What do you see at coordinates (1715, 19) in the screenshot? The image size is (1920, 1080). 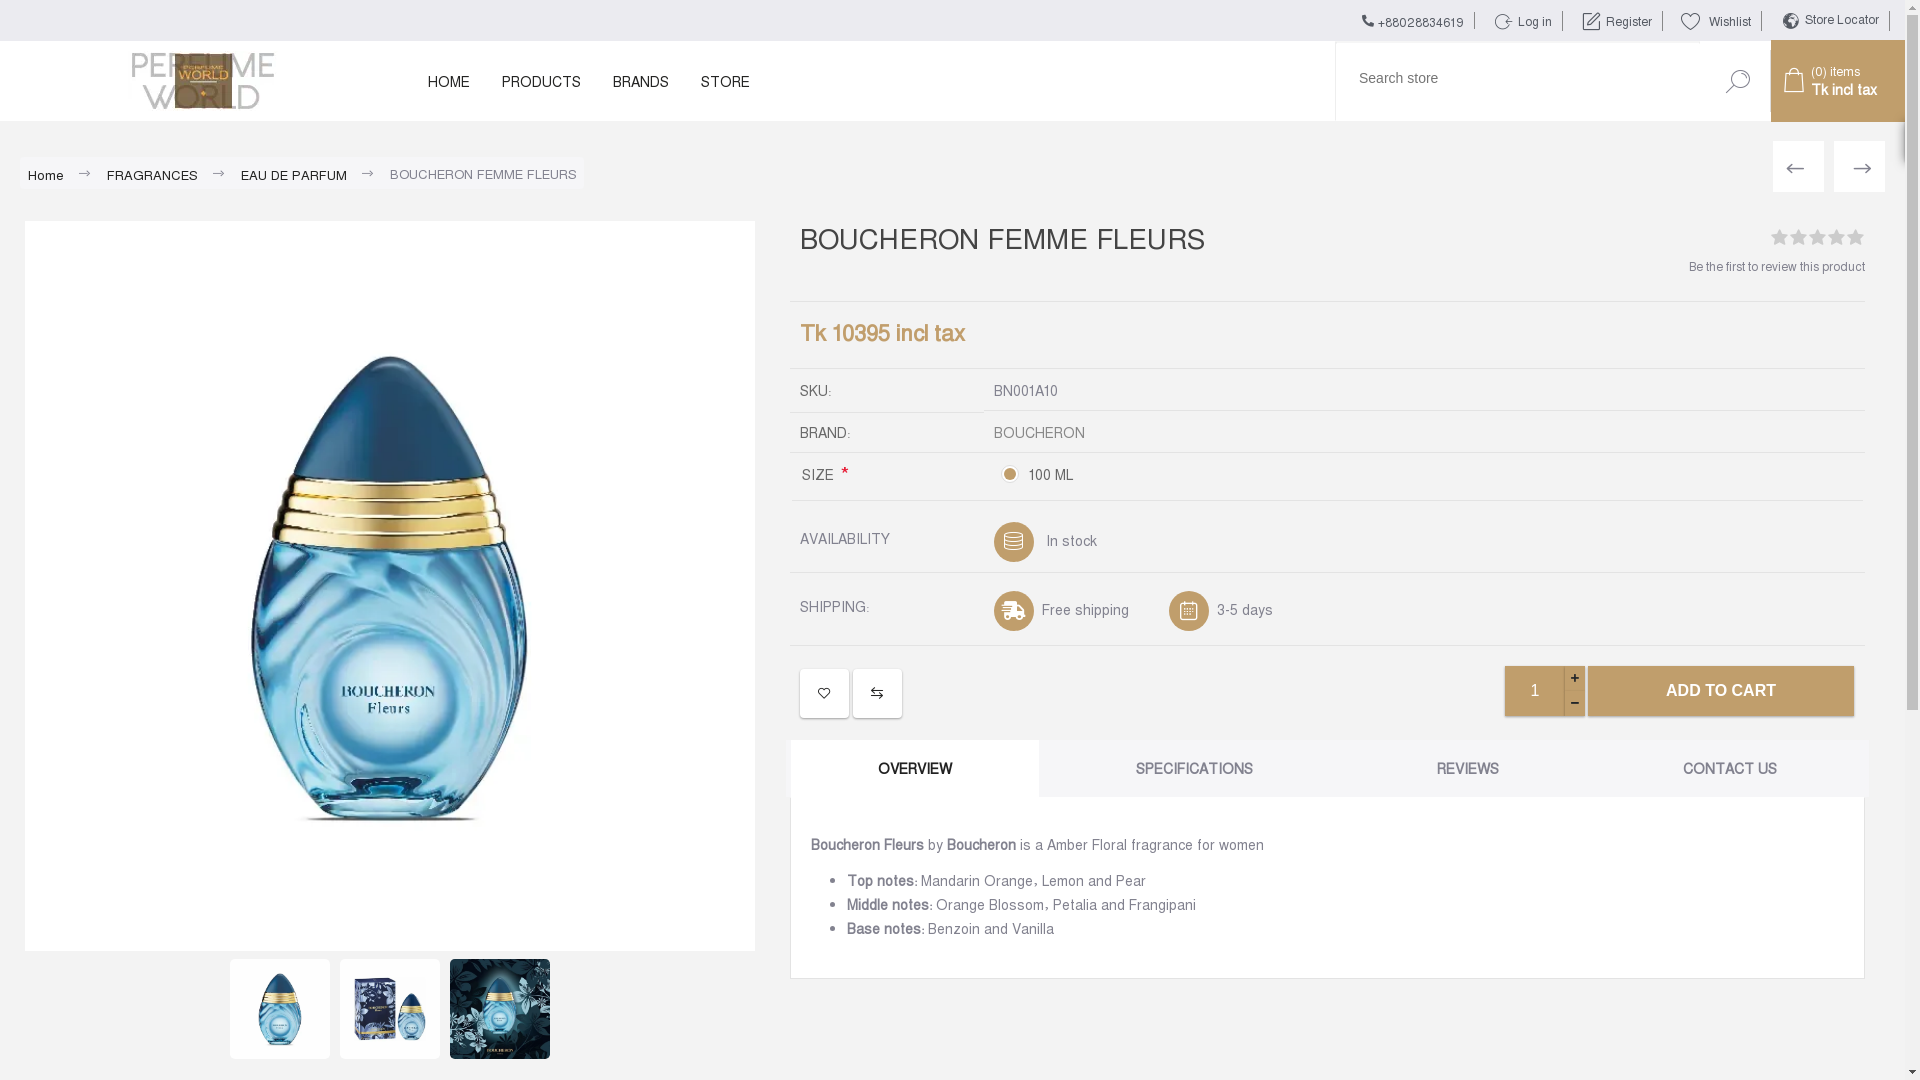 I see `'(0)` at bounding box center [1715, 19].